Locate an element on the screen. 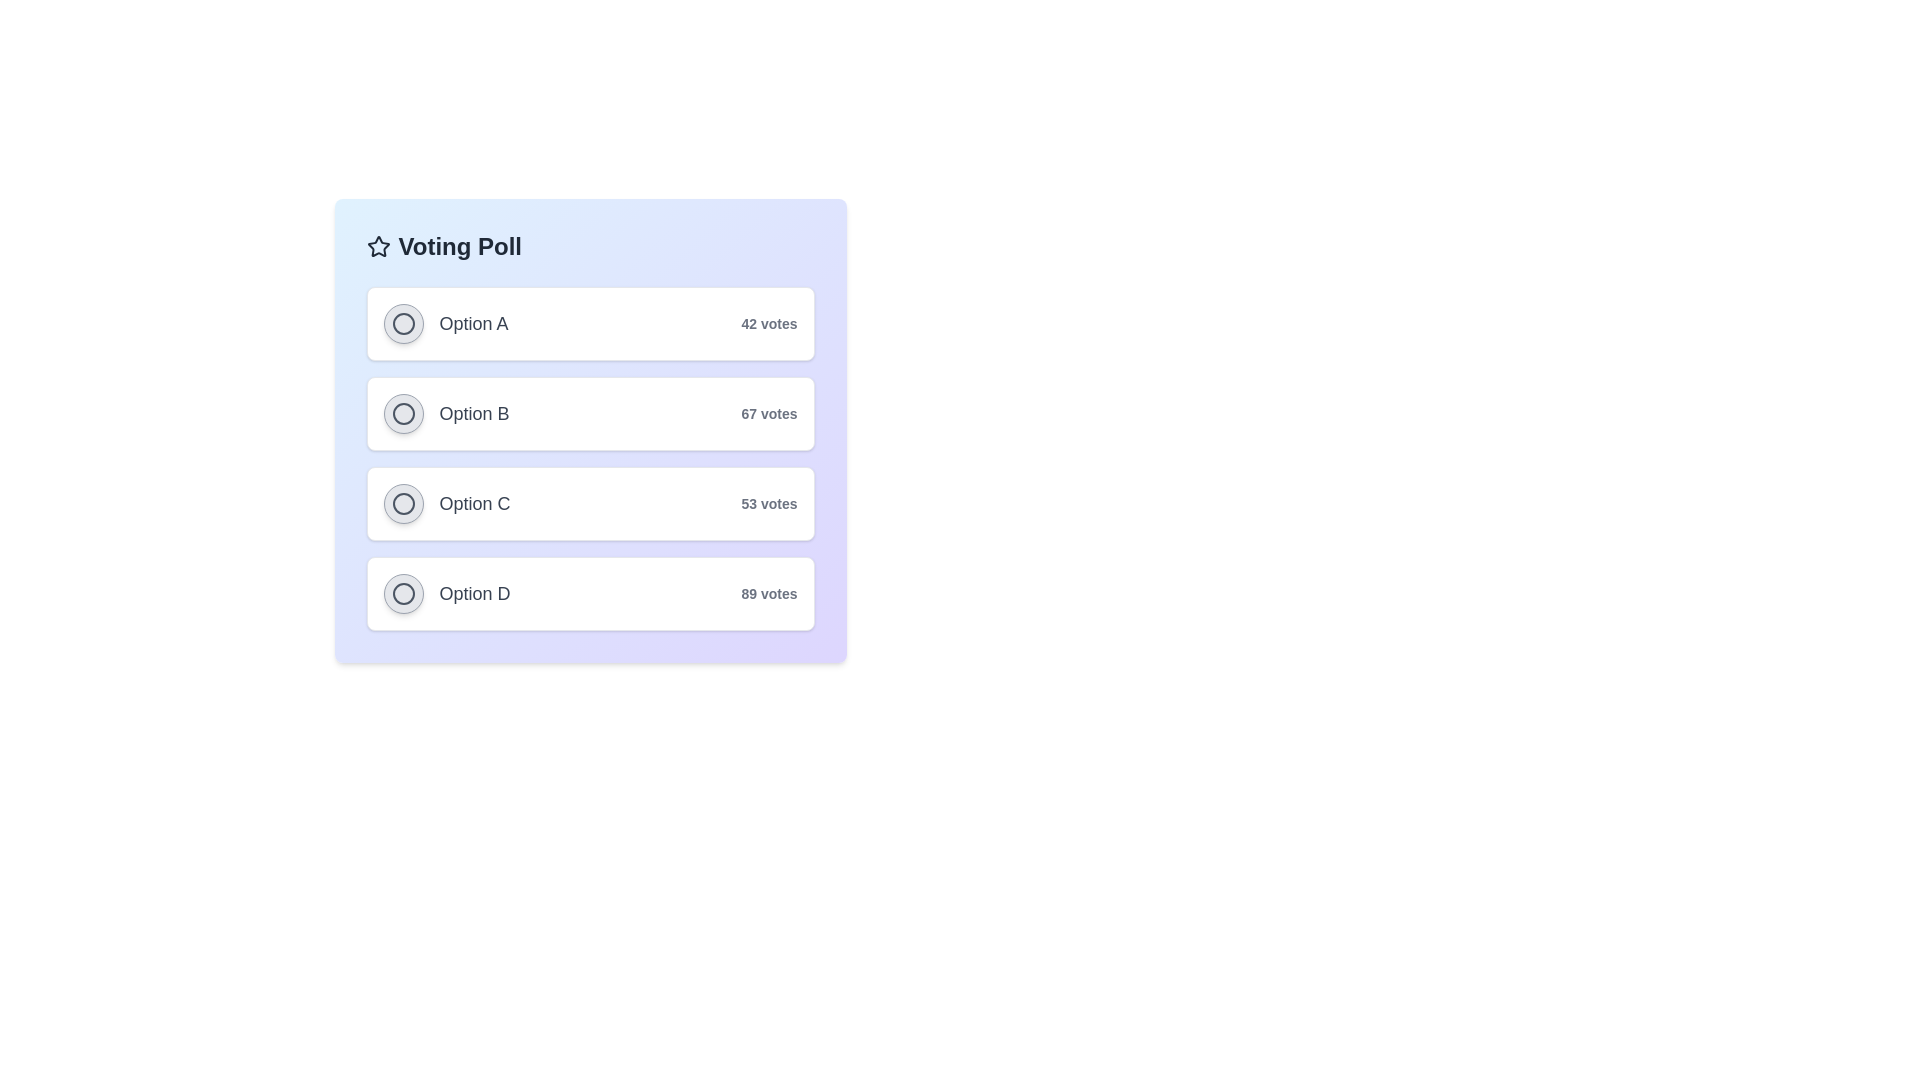  the radio button adjacent to the text 'Option C' in the voting poll interface is located at coordinates (402, 503).